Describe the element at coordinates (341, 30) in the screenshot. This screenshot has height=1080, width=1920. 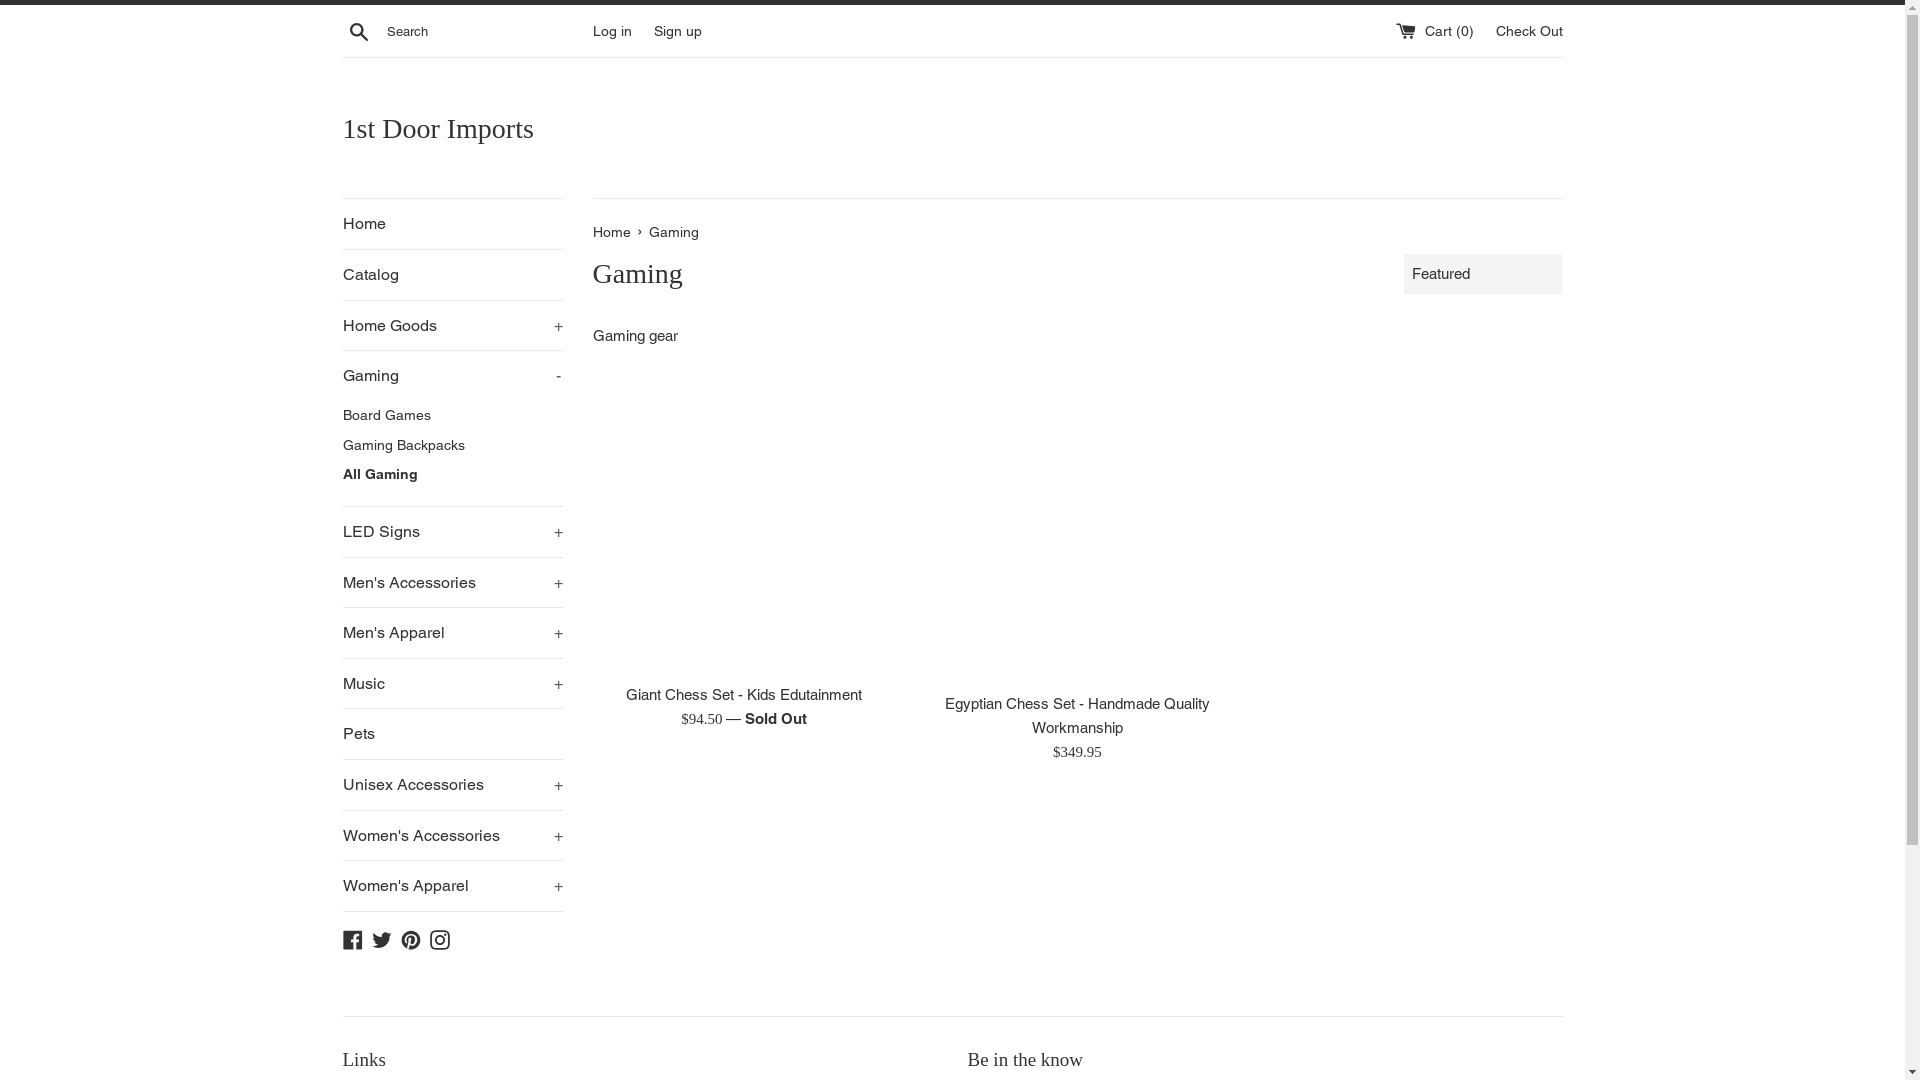
I see `'Search'` at that location.